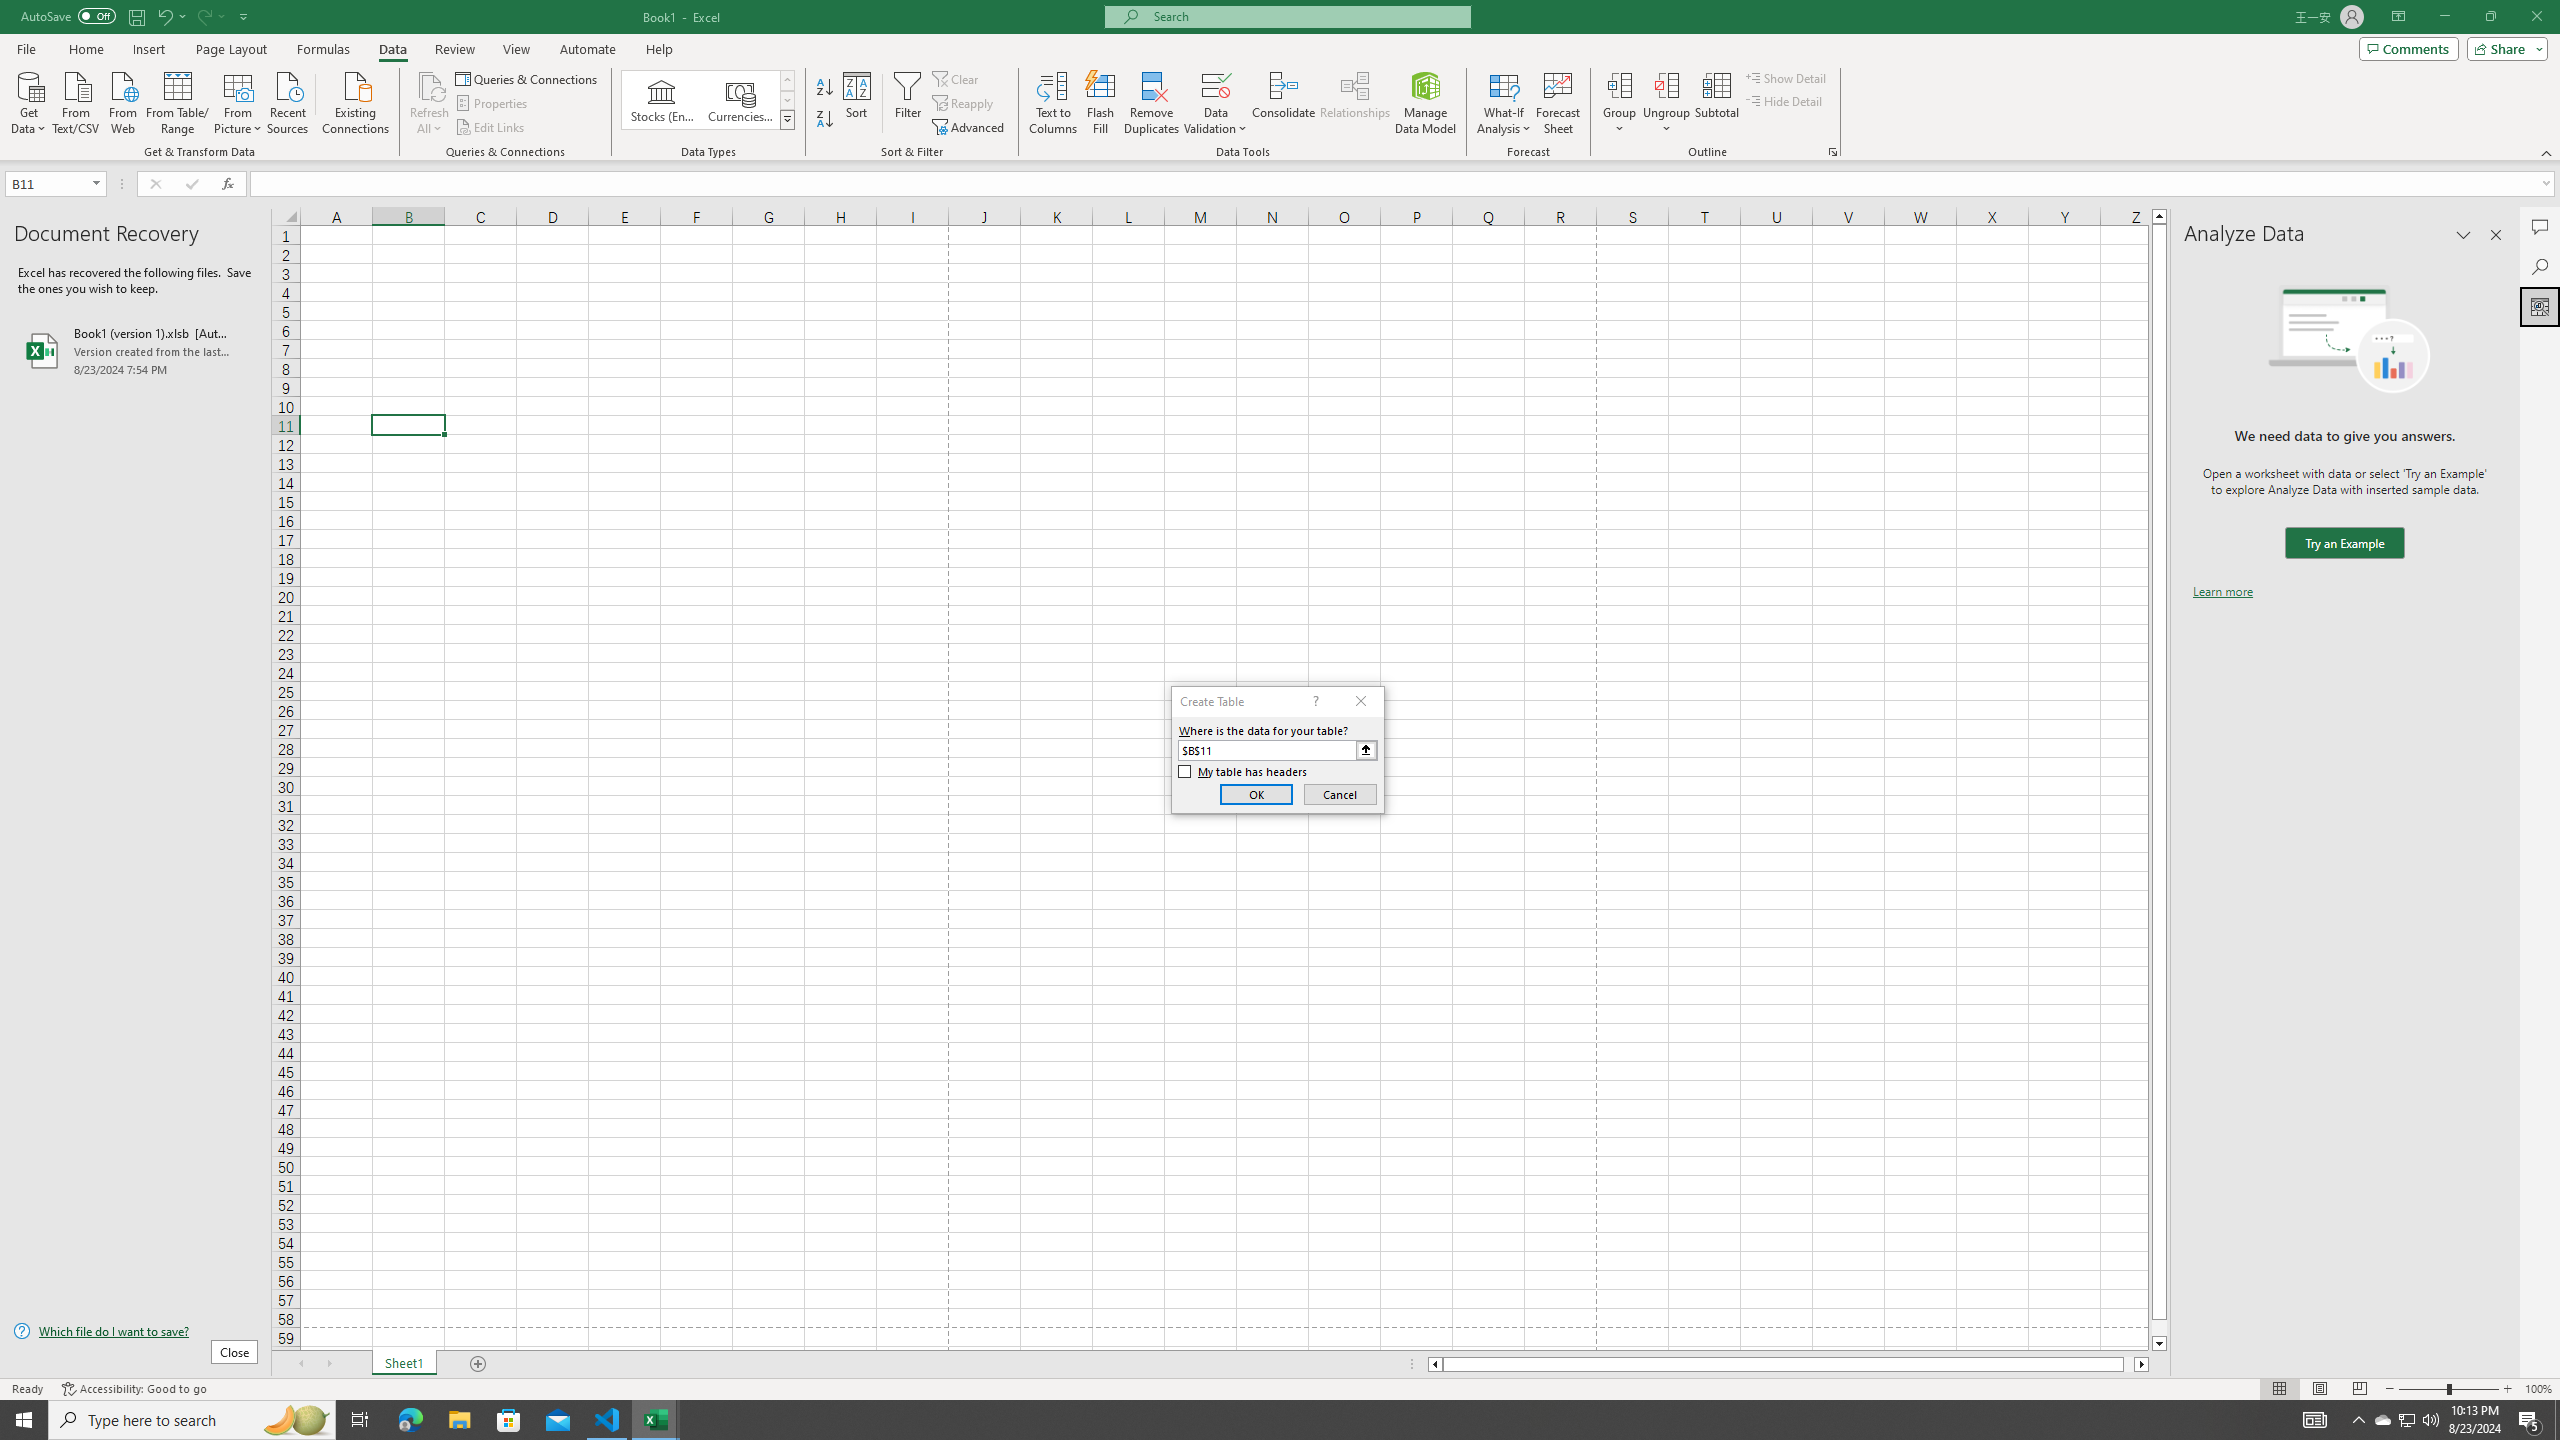 The width and height of the screenshot is (2560, 1440). Describe the element at coordinates (85, 49) in the screenshot. I see `'Home'` at that location.